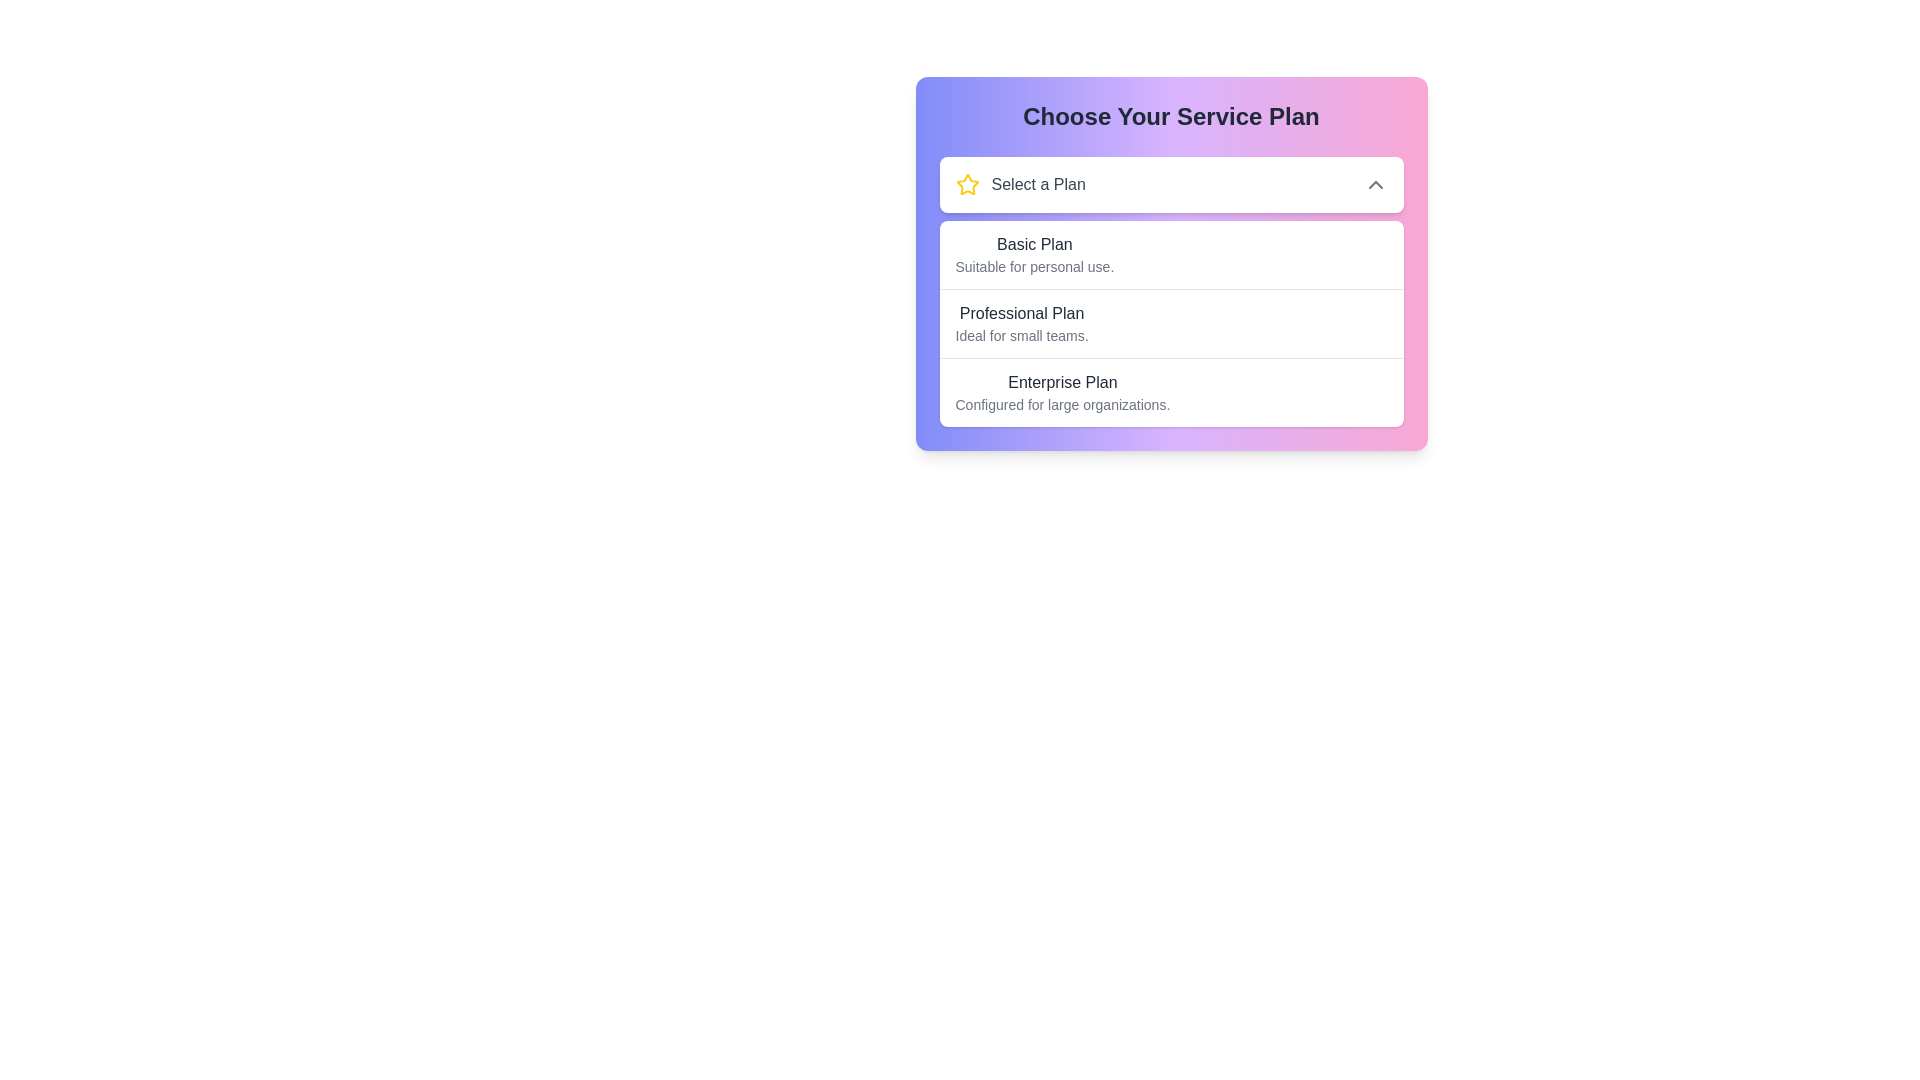 The width and height of the screenshot is (1920, 1080). Describe the element at coordinates (1022, 323) in the screenshot. I see `text displayed for the 'Professional Plan' option in the dropdown menu labeled 'Choose Your Service Plan'` at that location.